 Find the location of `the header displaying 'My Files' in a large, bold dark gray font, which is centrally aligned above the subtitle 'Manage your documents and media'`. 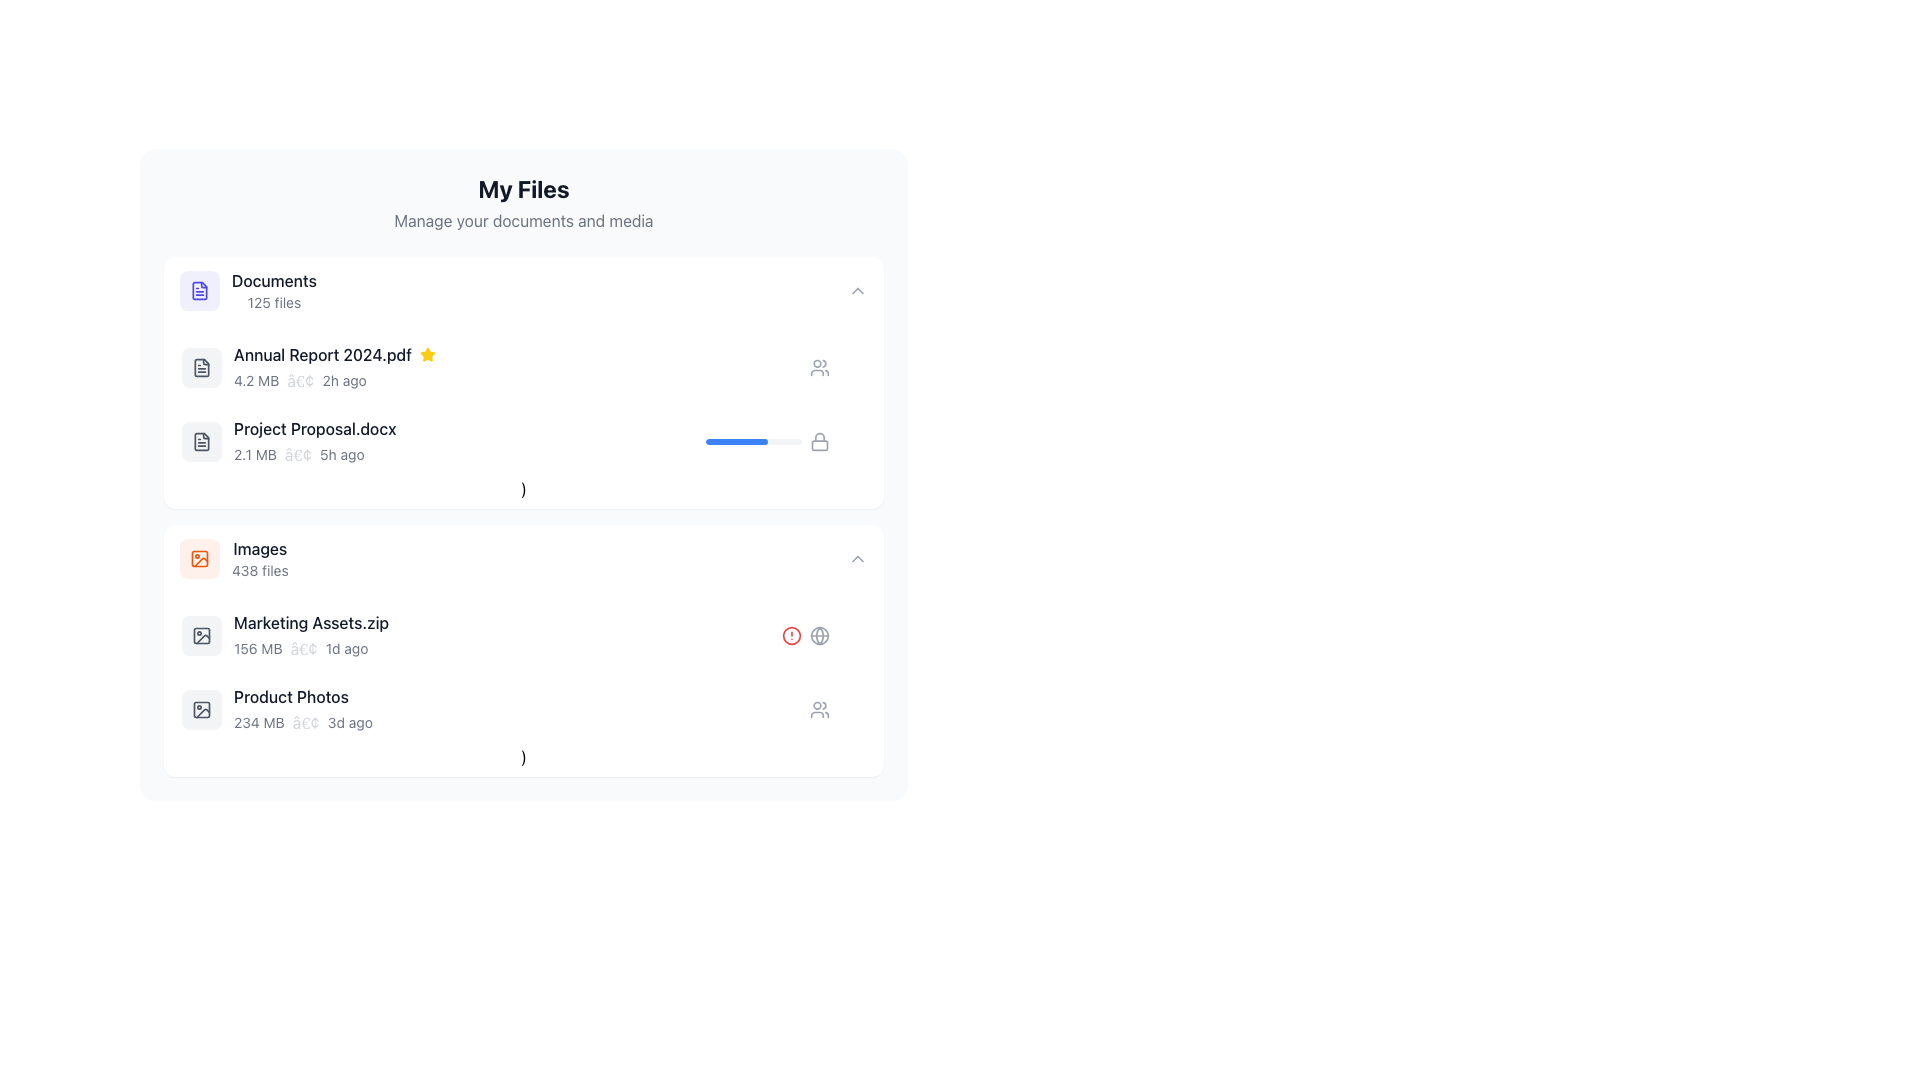

the header displaying 'My Files' in a large, bold dark gray font, which is centrally aligned above the subtitle 'Manage your documents and media' is located at coordinates (523, 189).